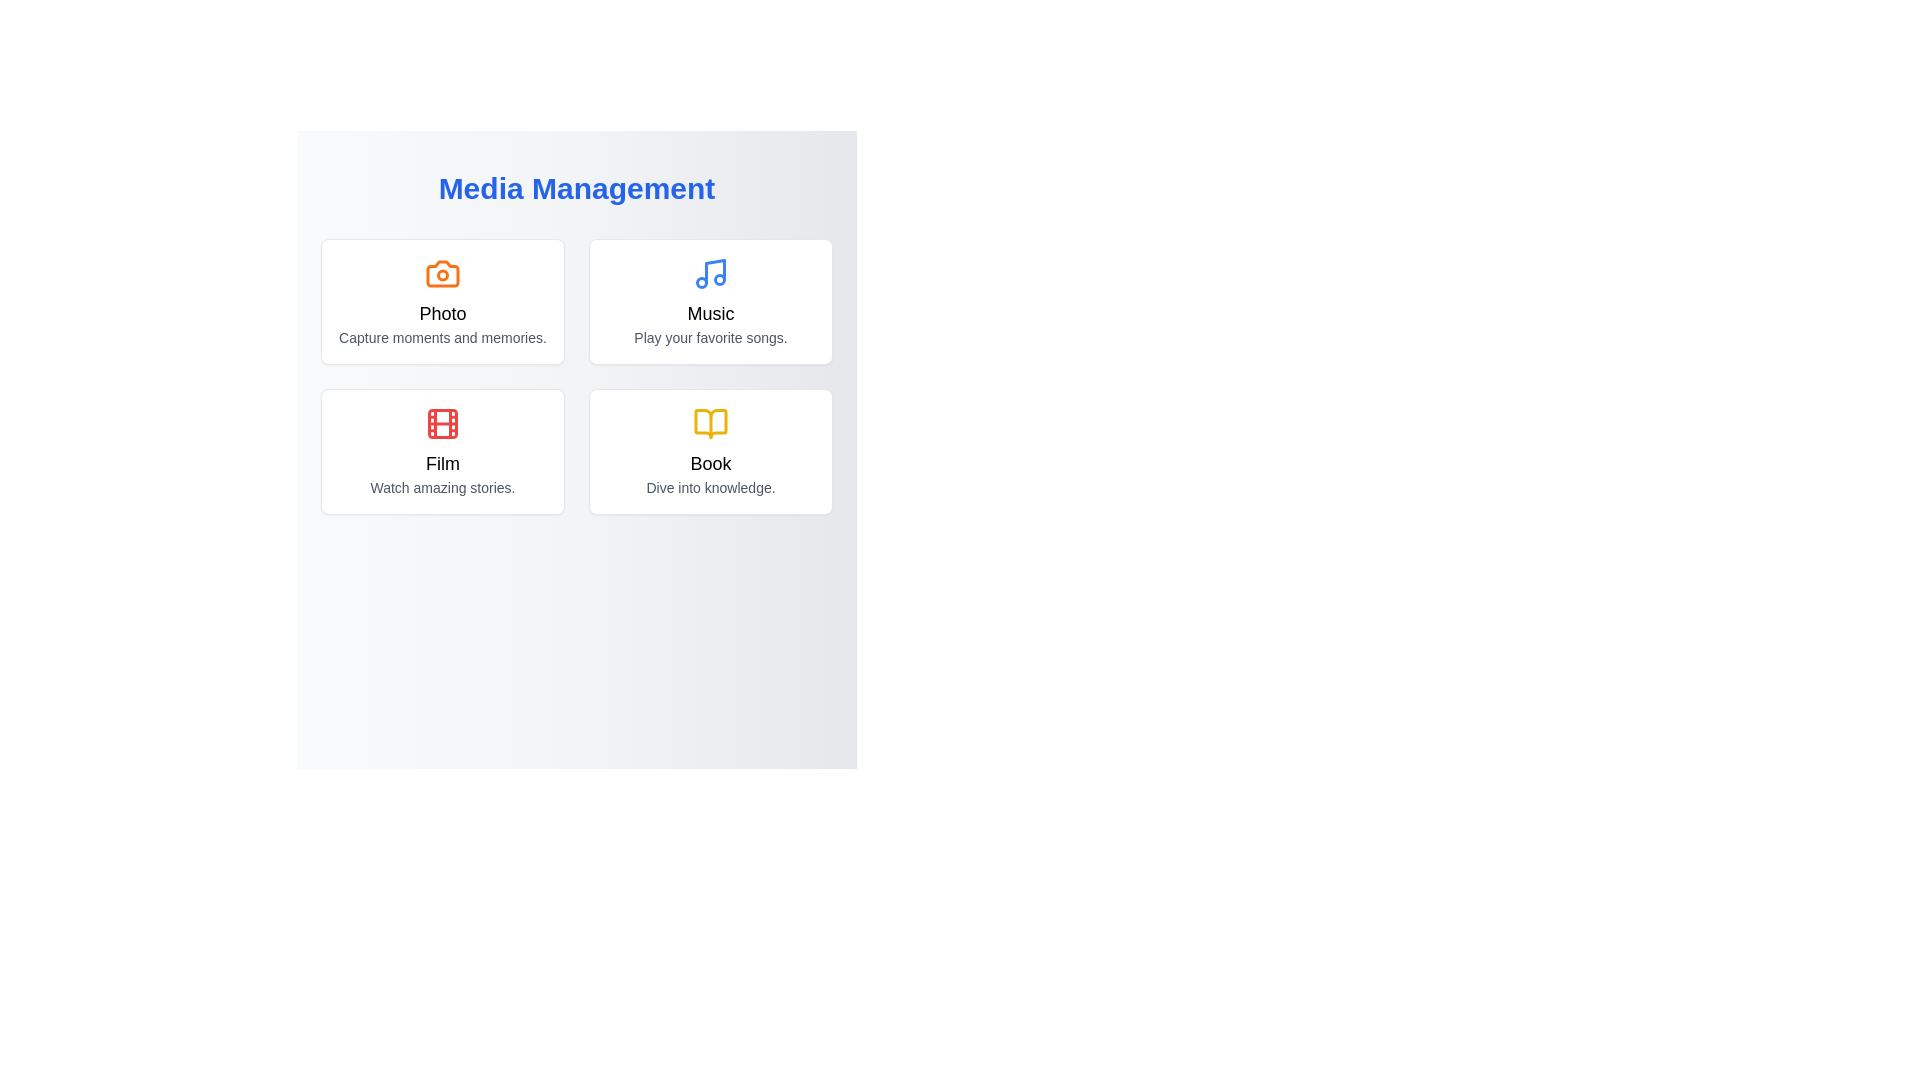  I want to click on the static text label located below the 'Music' heading in the 'Music' section, which serves as an informational subheading, so click(710, 337).